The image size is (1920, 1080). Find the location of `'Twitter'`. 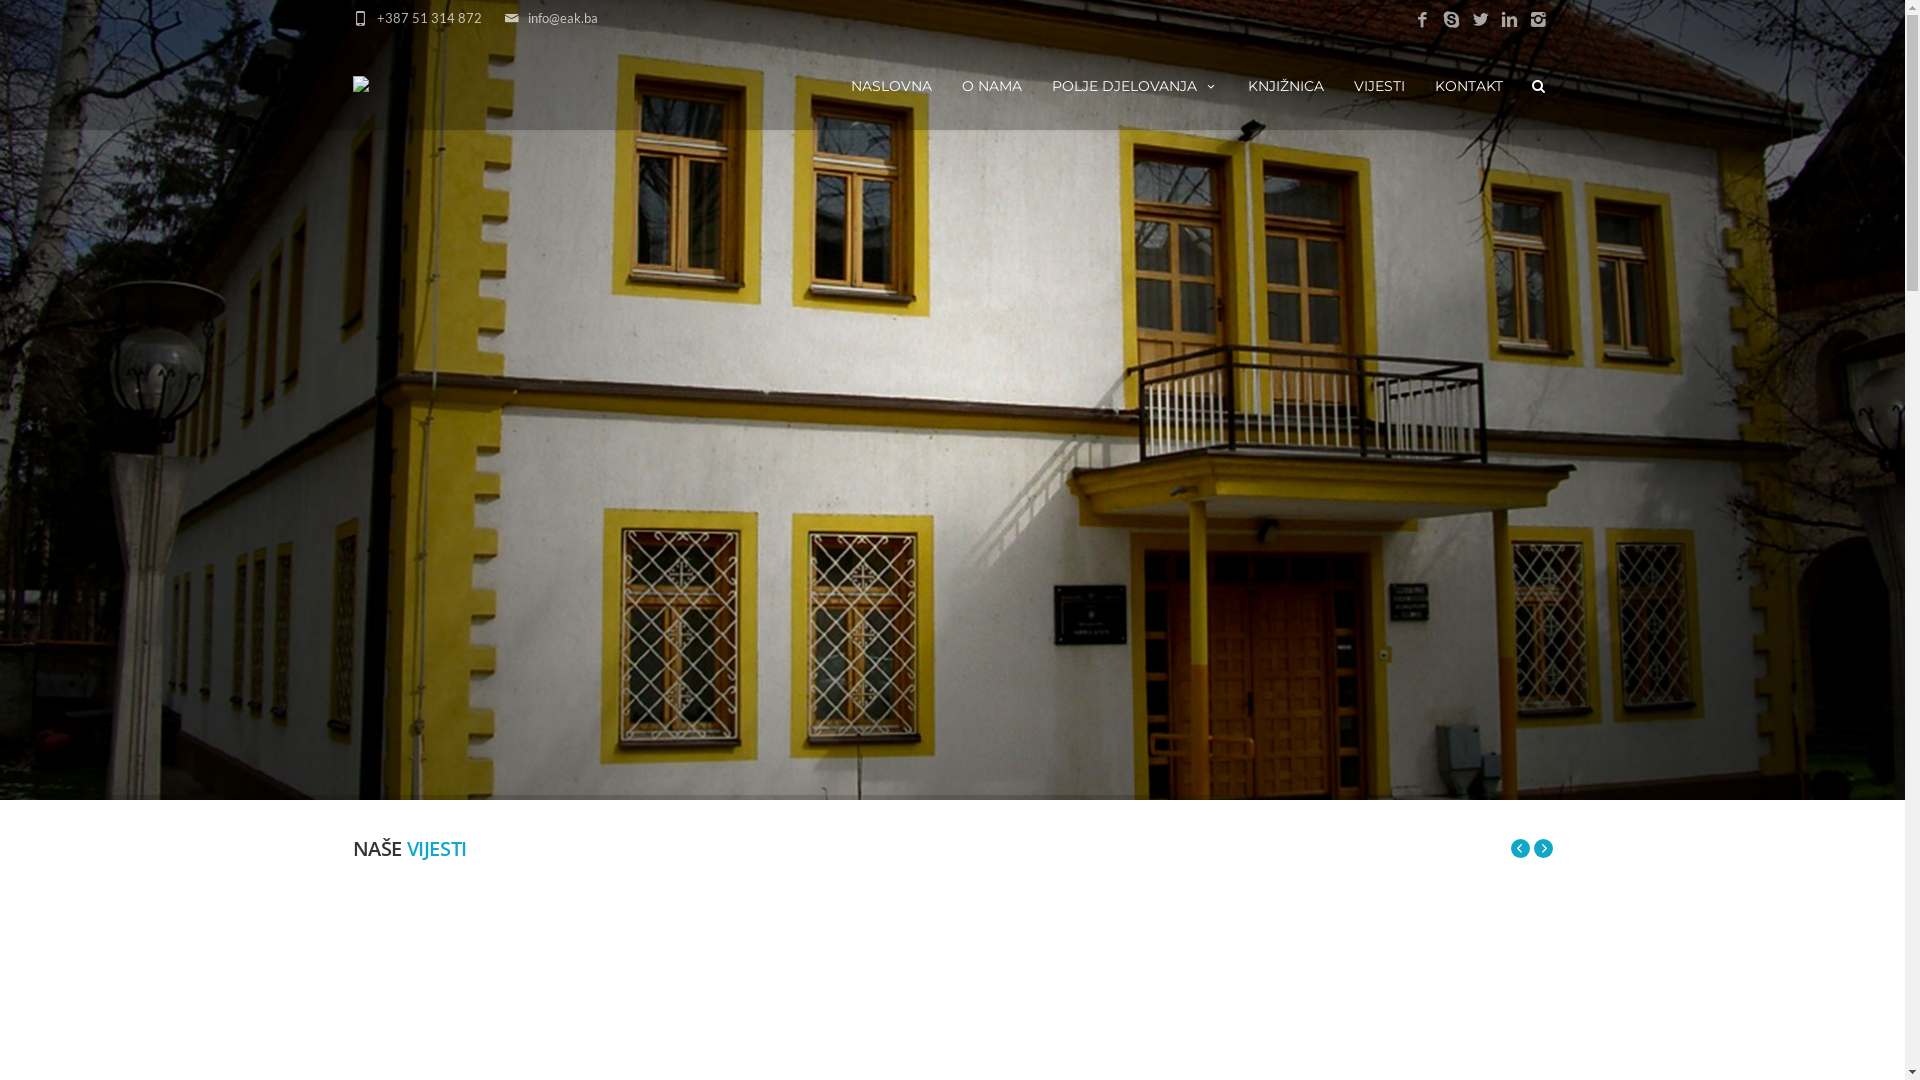

'Twitter' is located at coordinates (1446, 1043).